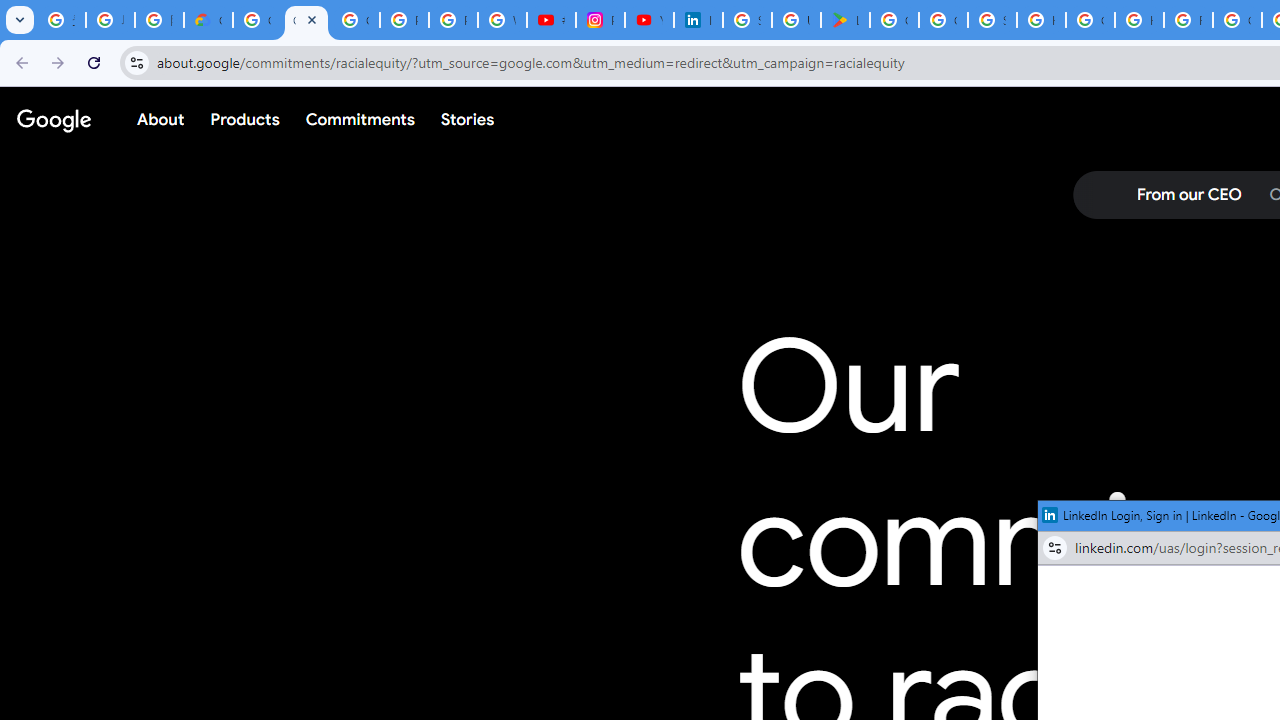  I want to click on 'View site information', so click(1054, 547).